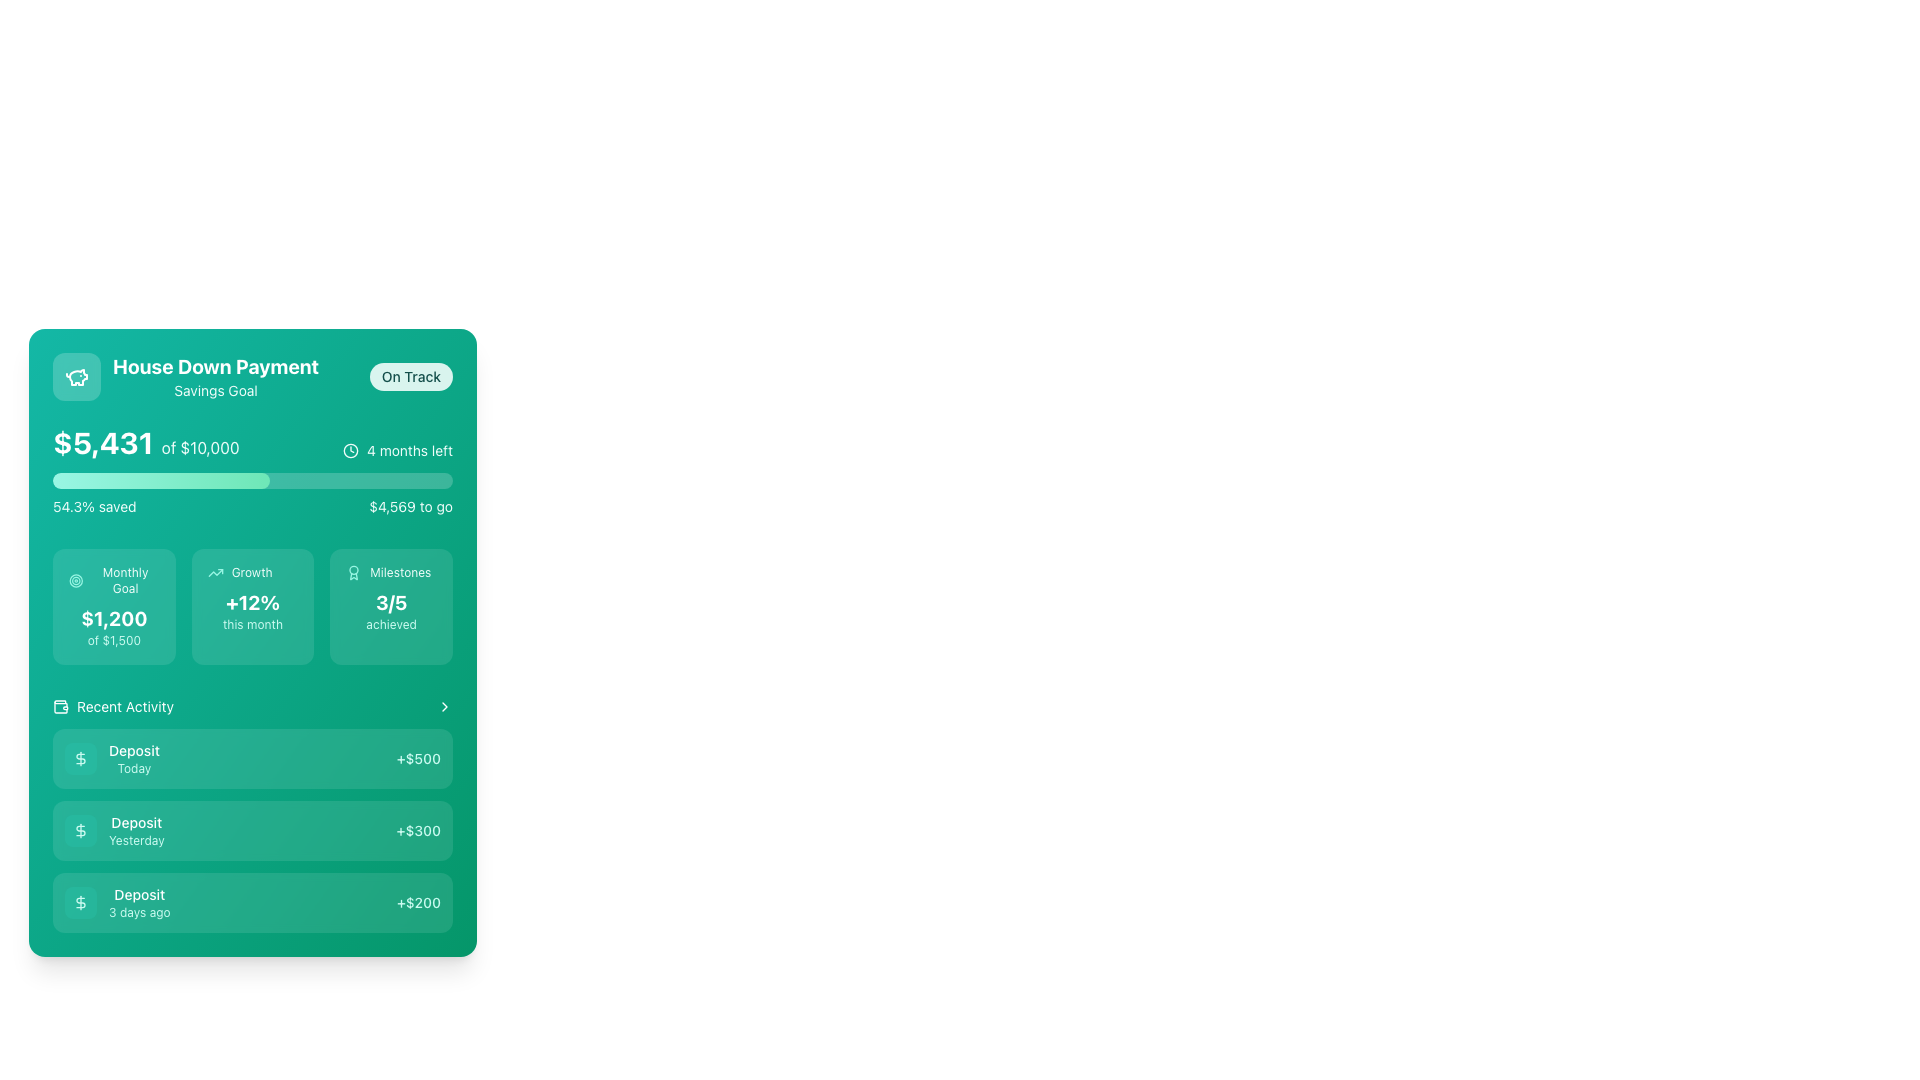 Image resolution: width=1920 pixels, height=1080 pixels. I want to click on text label displaying '+$500' in teal color, which indicates a deposit activity and is located at the bottom-right section of the interface, so click(417, 759).